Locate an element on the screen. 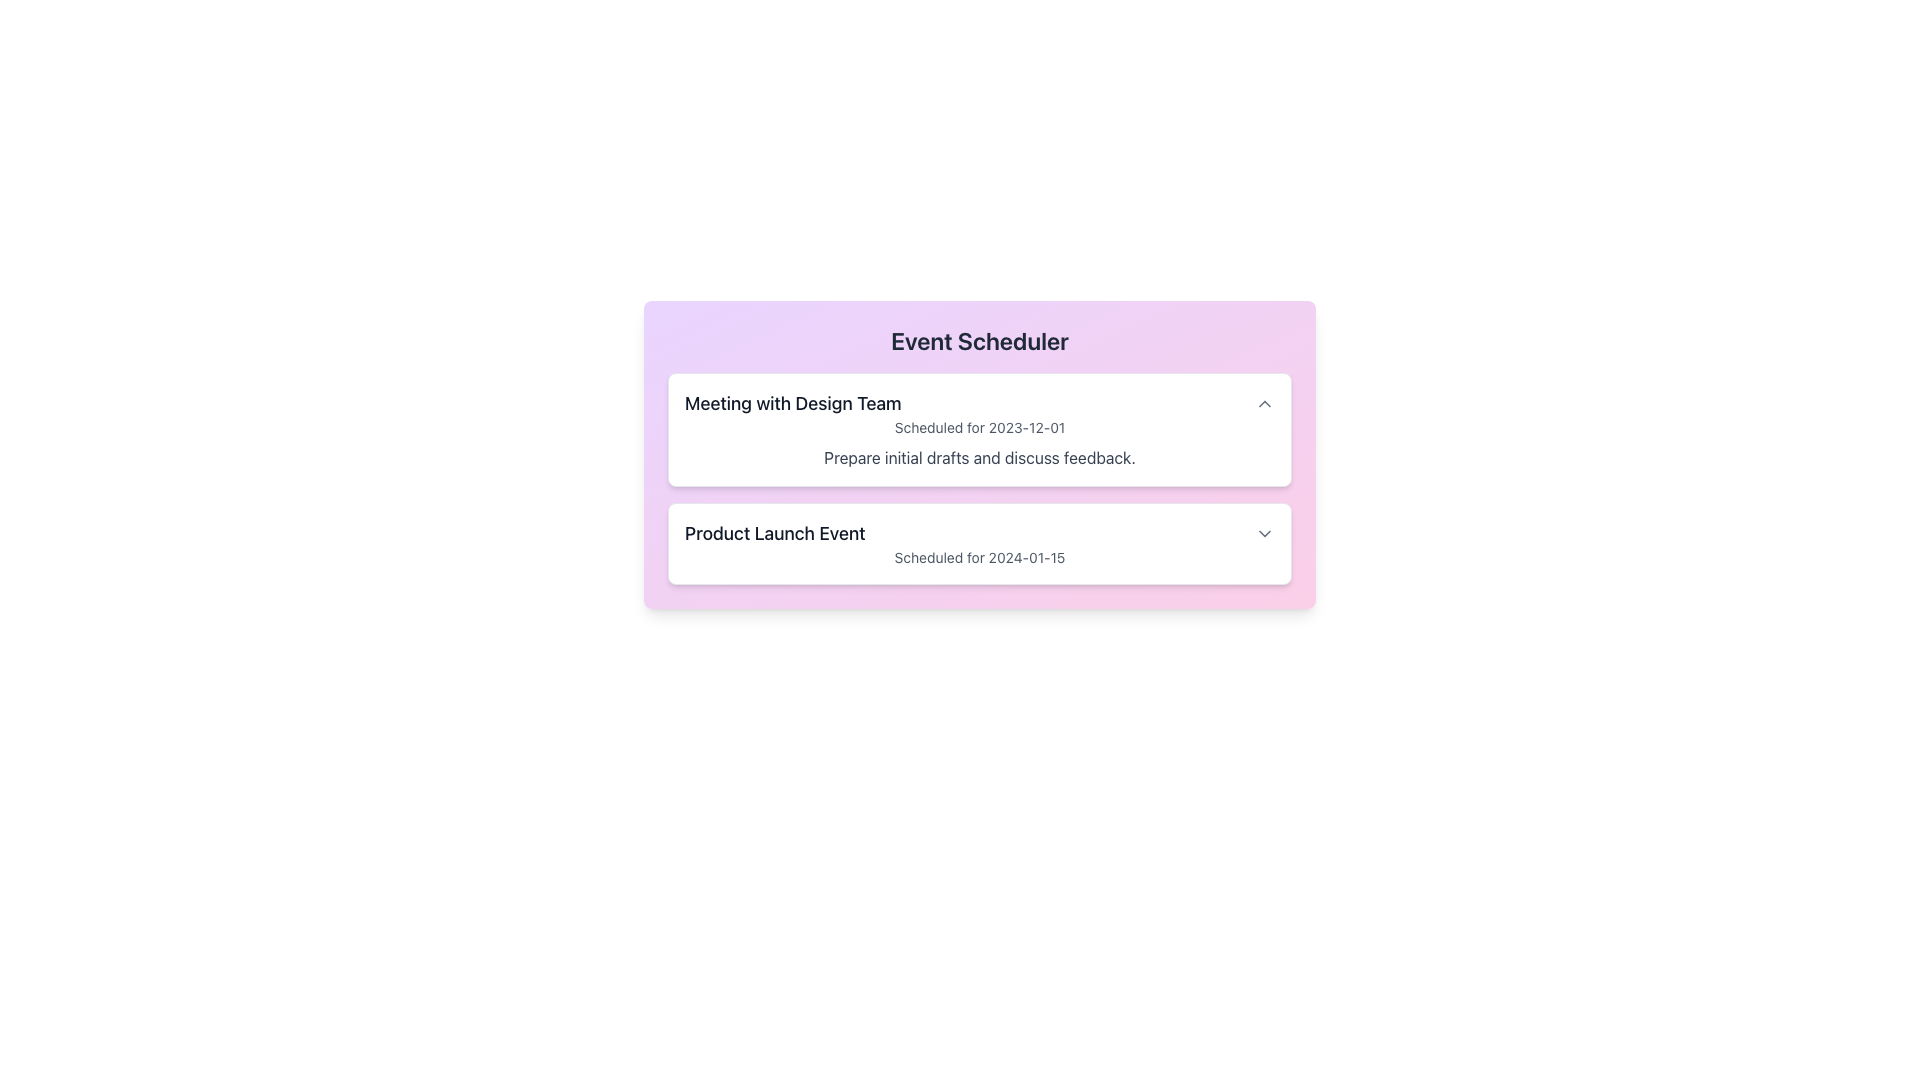 The height and width of the screenshot is (1080, 1920). the text element that provides a description or note regarding the scheduled event, located below the title 'Meeting with Design Team' and the date 'Scheduled for 2023-12-01' is located at coordinates (979, 458).